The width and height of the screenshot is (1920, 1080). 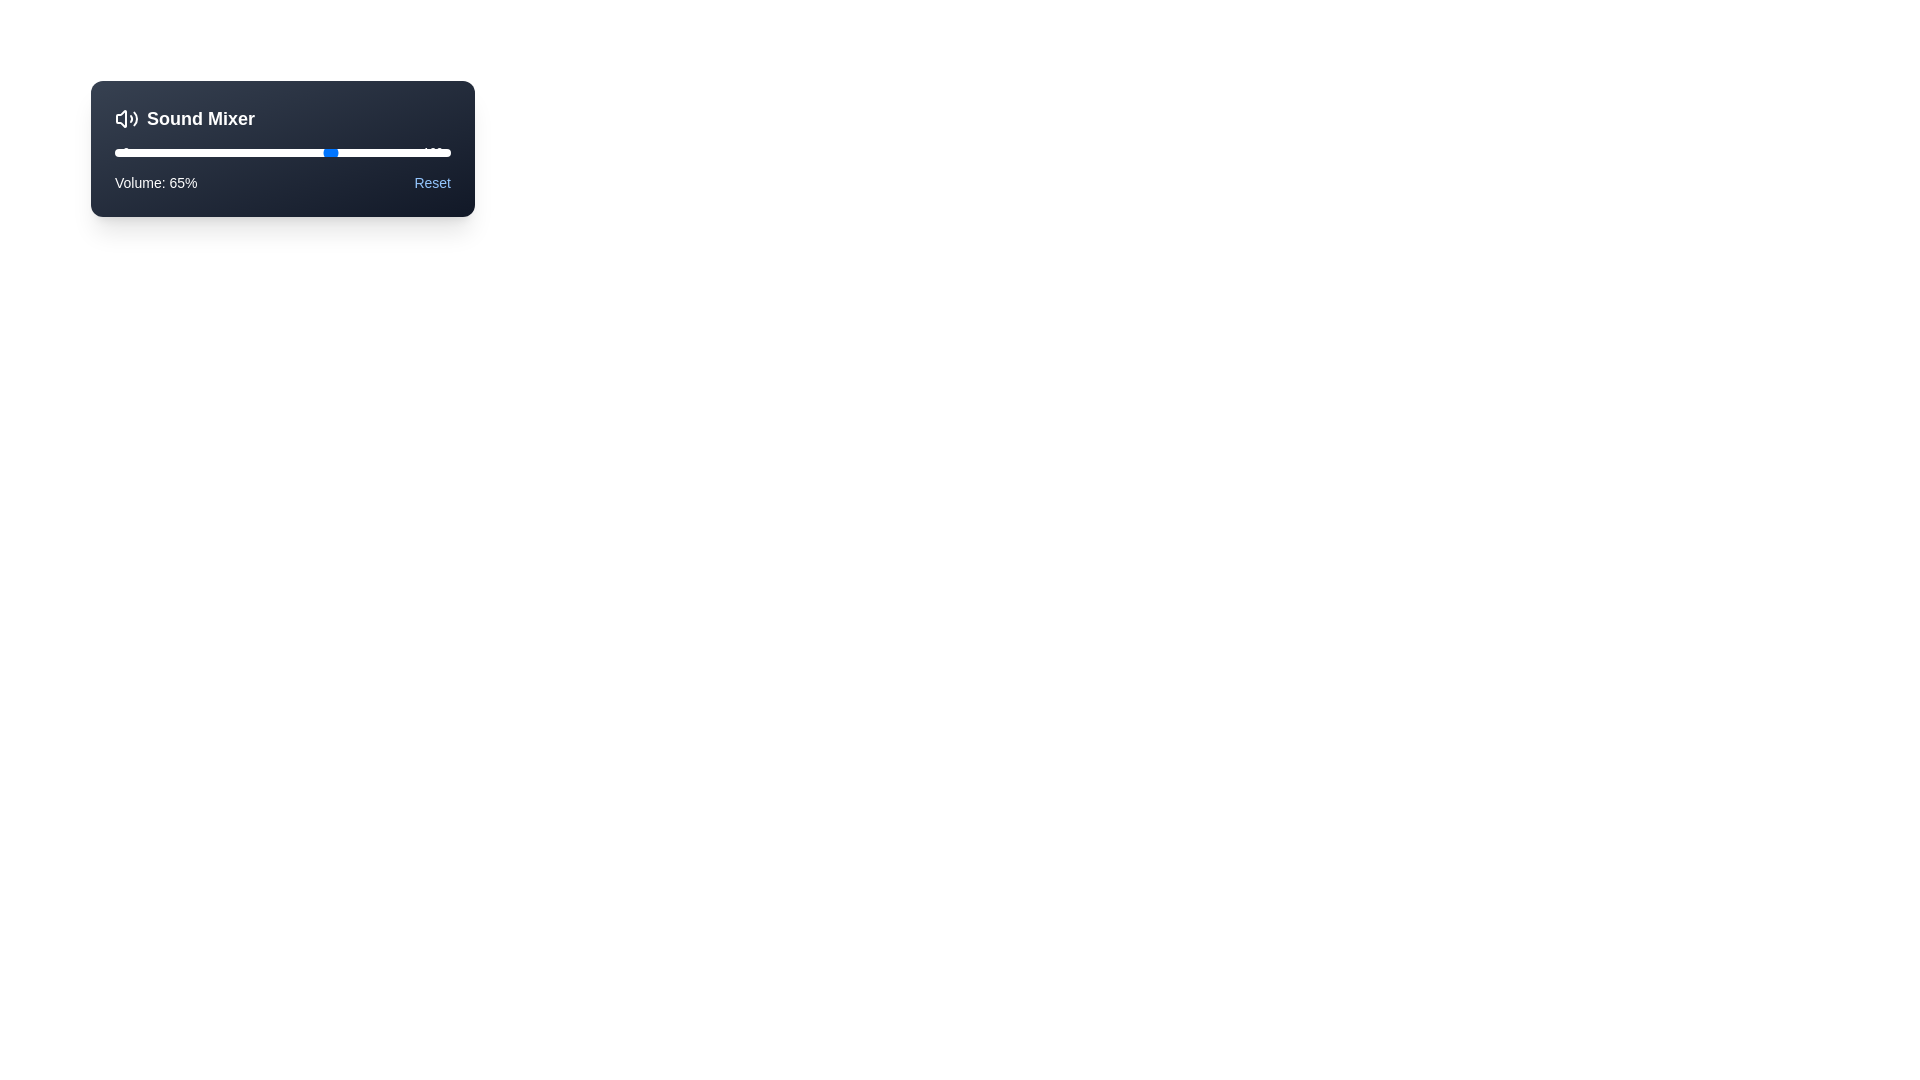 I want to click on the slider to set the volume to 9%, so click(x=144, y=152).